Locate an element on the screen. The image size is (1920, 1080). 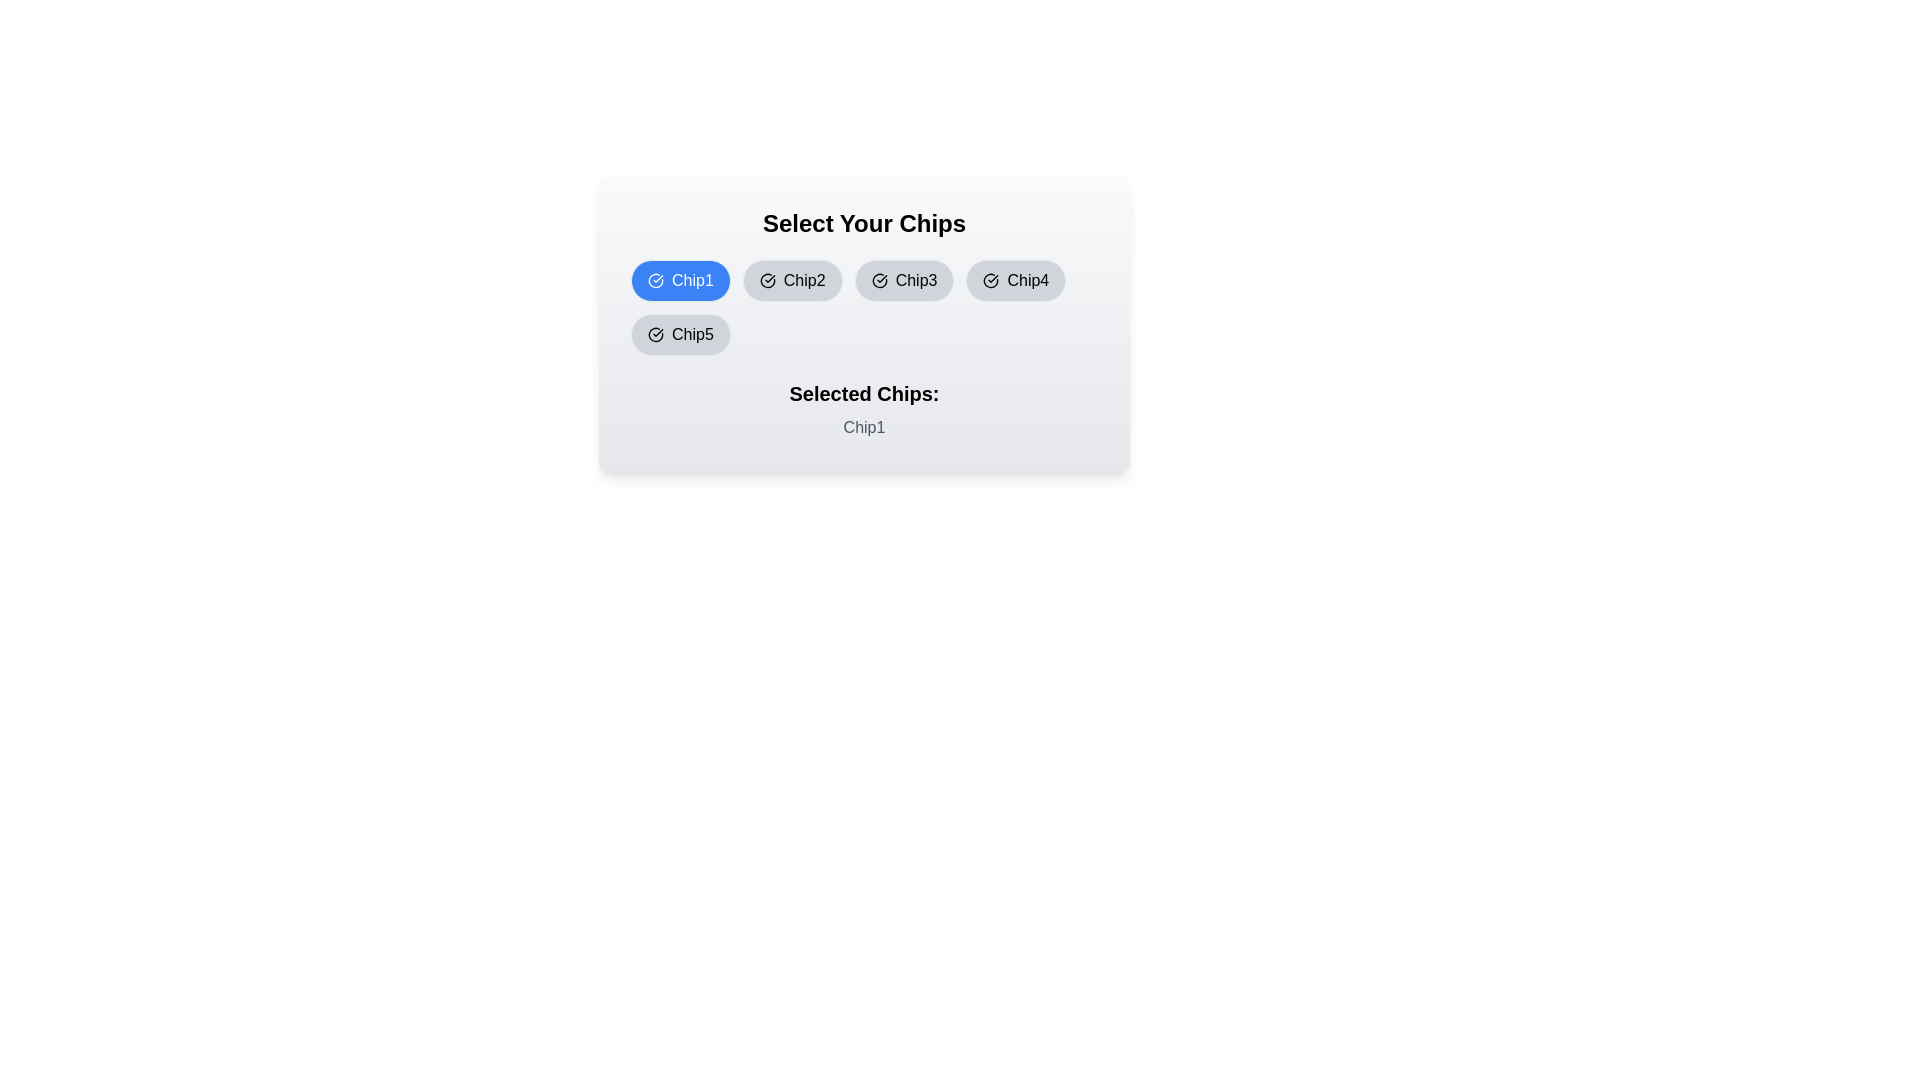
the heading text 'Select Your Chips' is located at coordinates (864, 223).